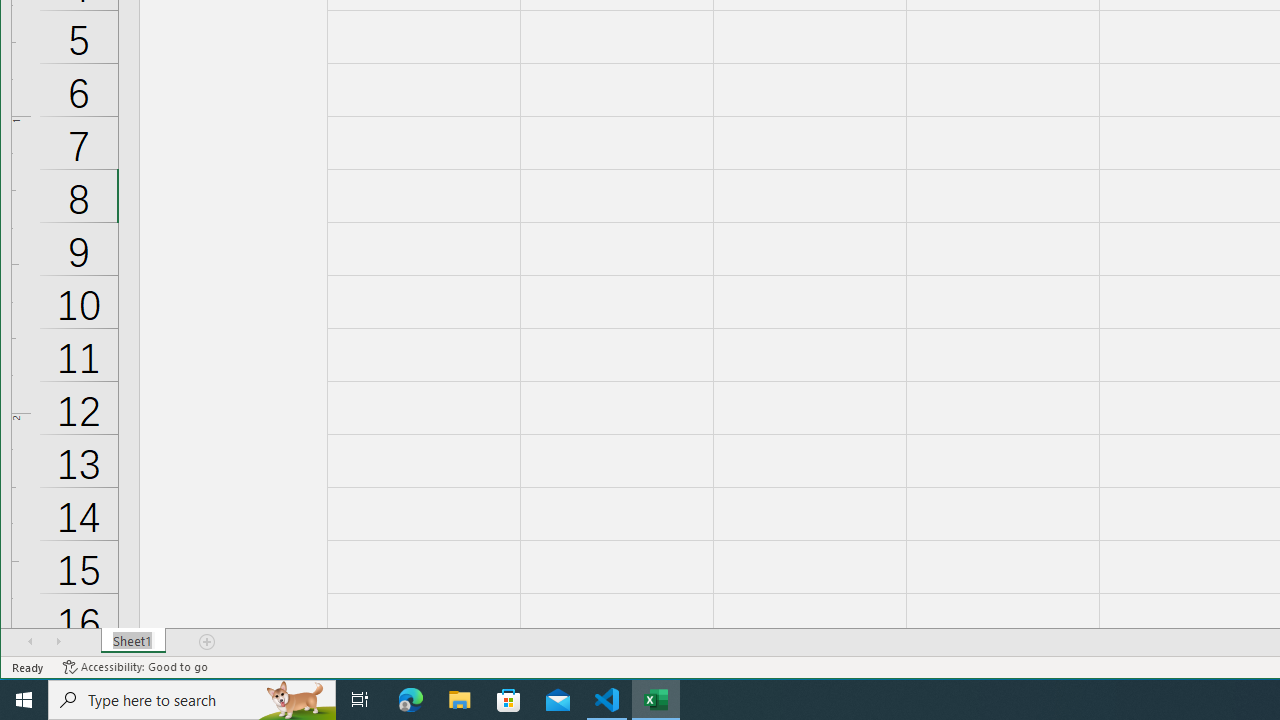  I want to click on 'Visual Studio Code - 1 running window', so click(606, 698).